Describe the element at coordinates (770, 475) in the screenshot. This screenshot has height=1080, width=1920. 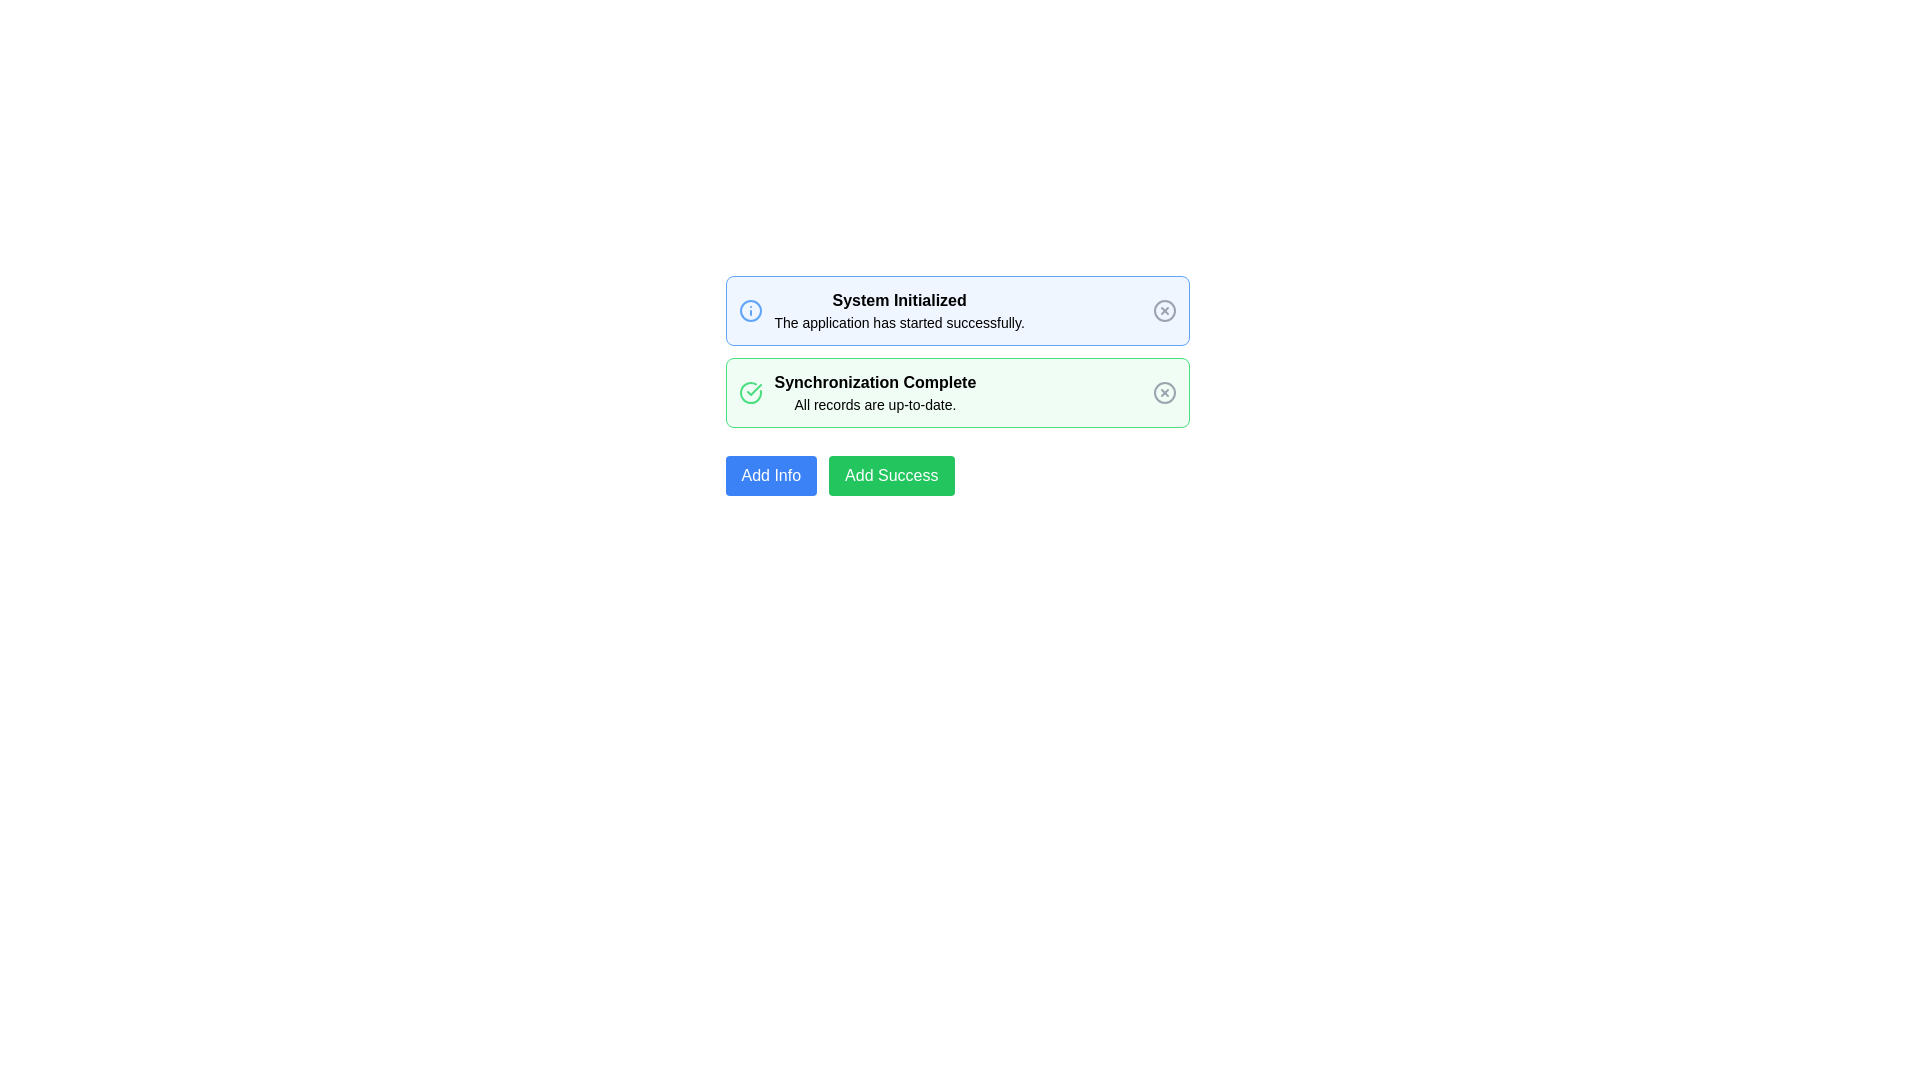
I see `the 'Add Info' button with bold white text on a blue background, located at the leftmost position among two horizontally aligned buttons` at that location.